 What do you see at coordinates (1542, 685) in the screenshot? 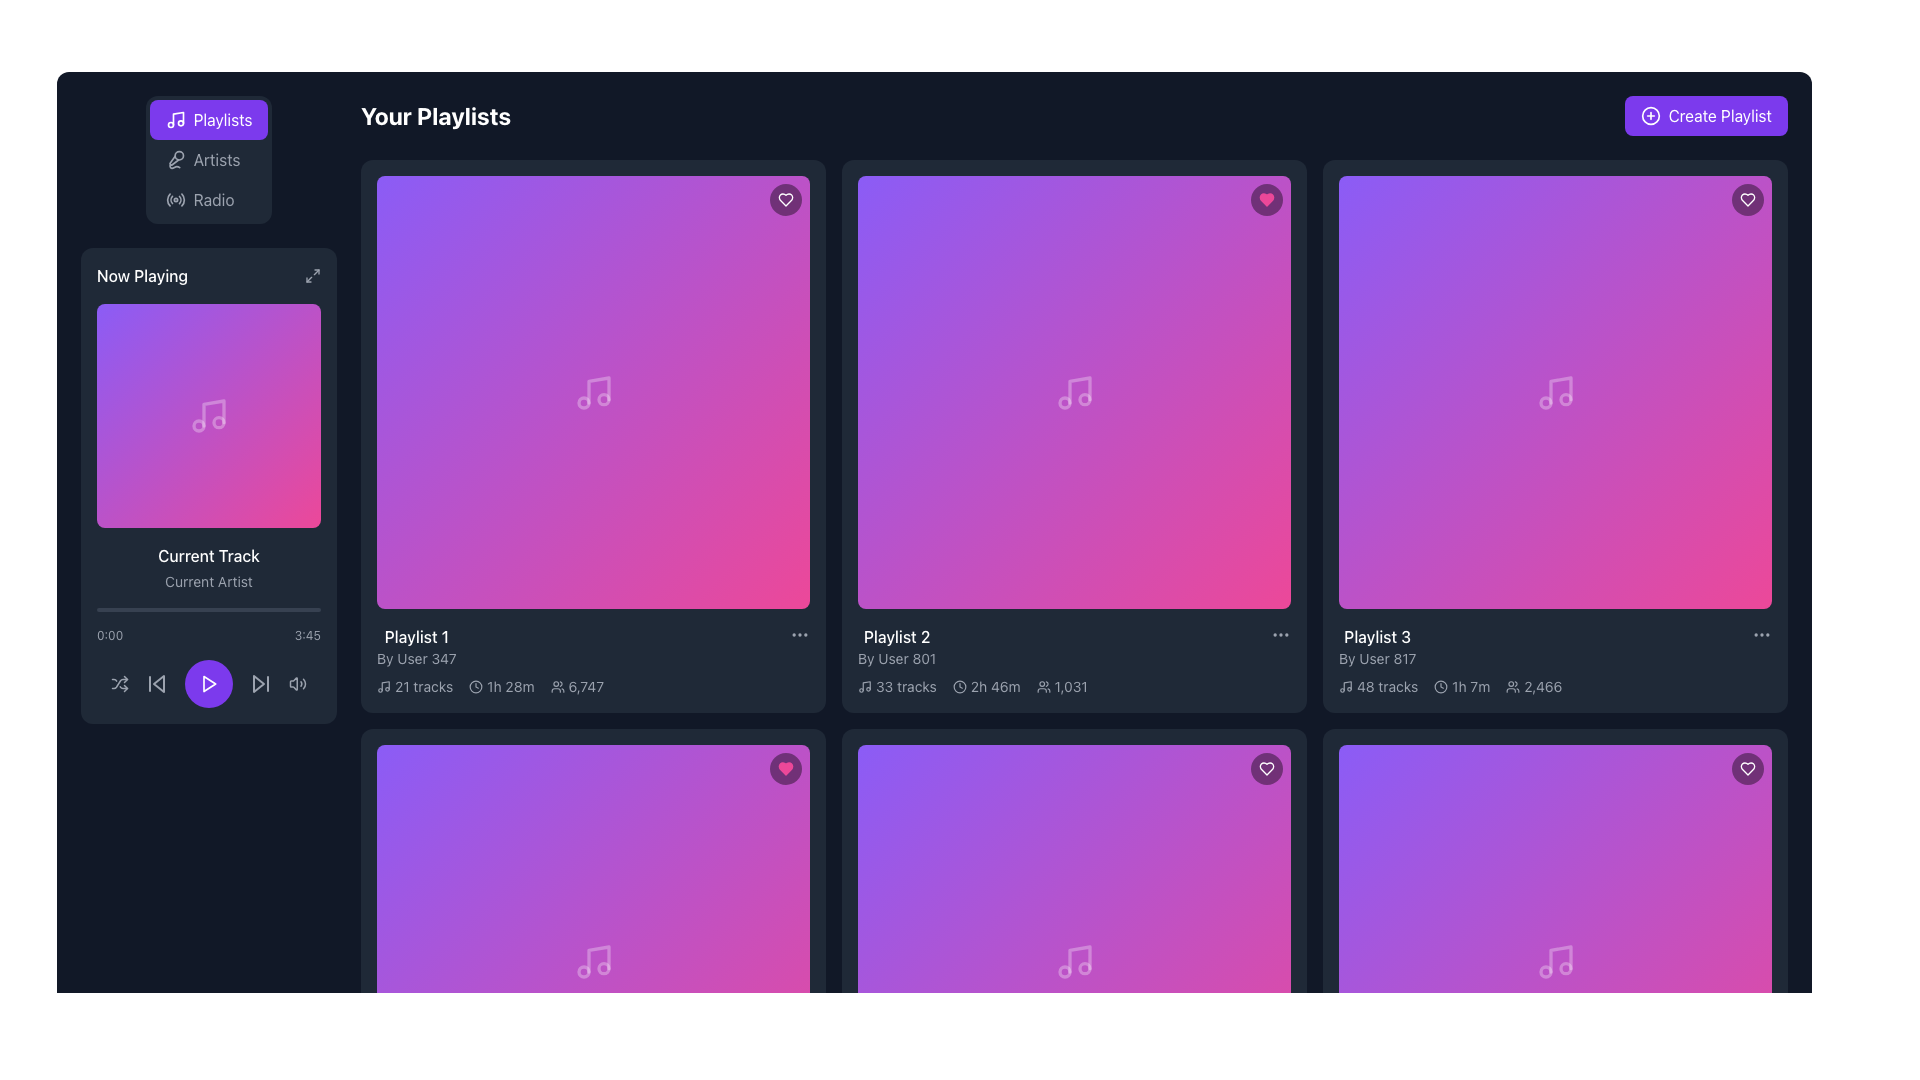
I see `the static text indicating user-related statistics for 'Playlist 3', which is positioned below the playlist title and aligned with the group icon` at bounding box center [1542, 685].